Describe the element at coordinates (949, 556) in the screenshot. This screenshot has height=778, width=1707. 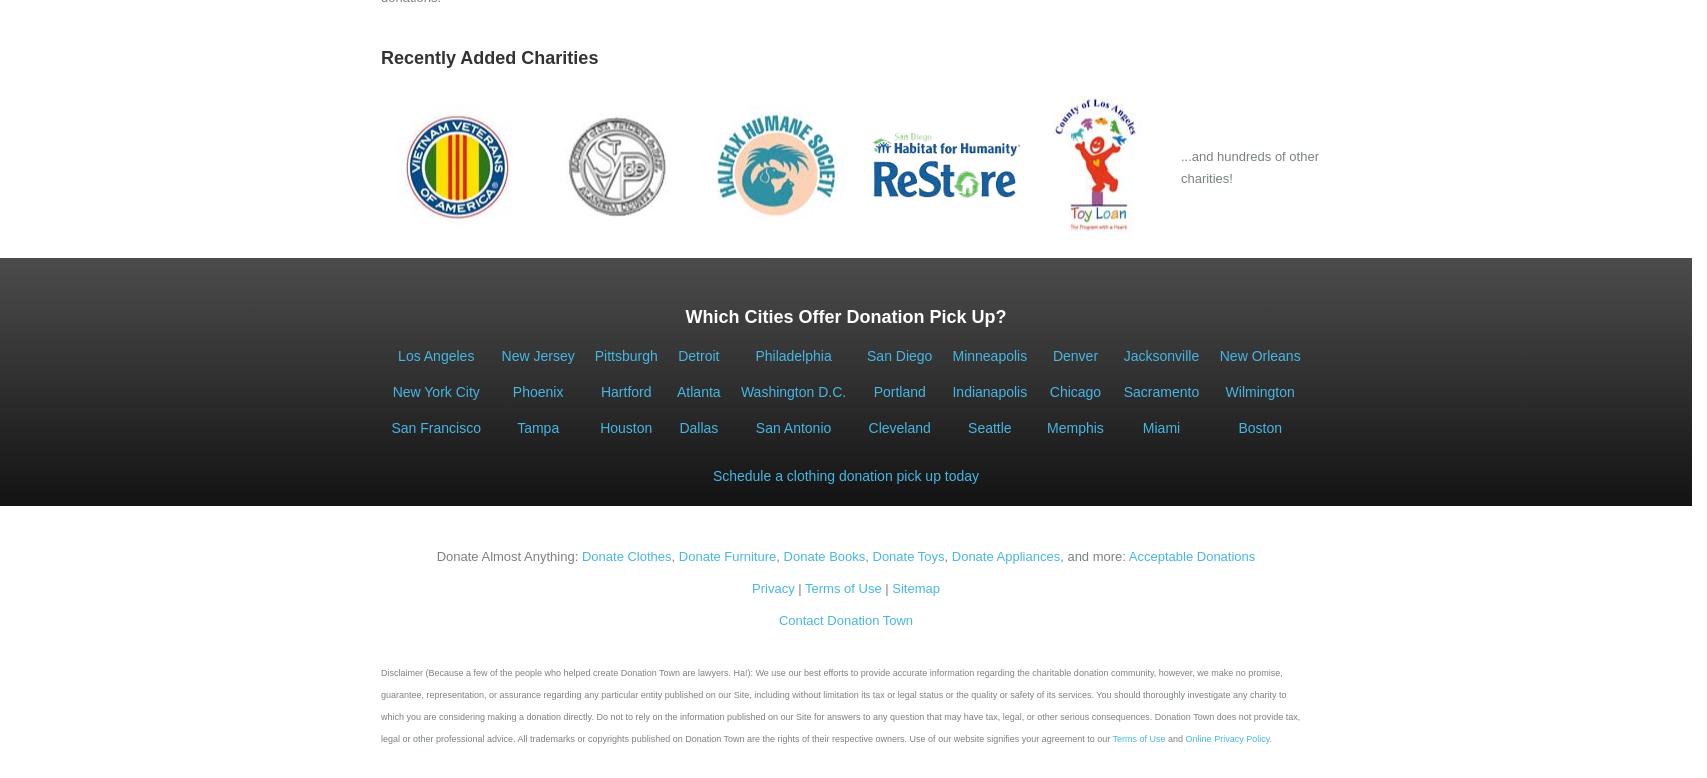
I see `'Donate Appliances'` at that location.